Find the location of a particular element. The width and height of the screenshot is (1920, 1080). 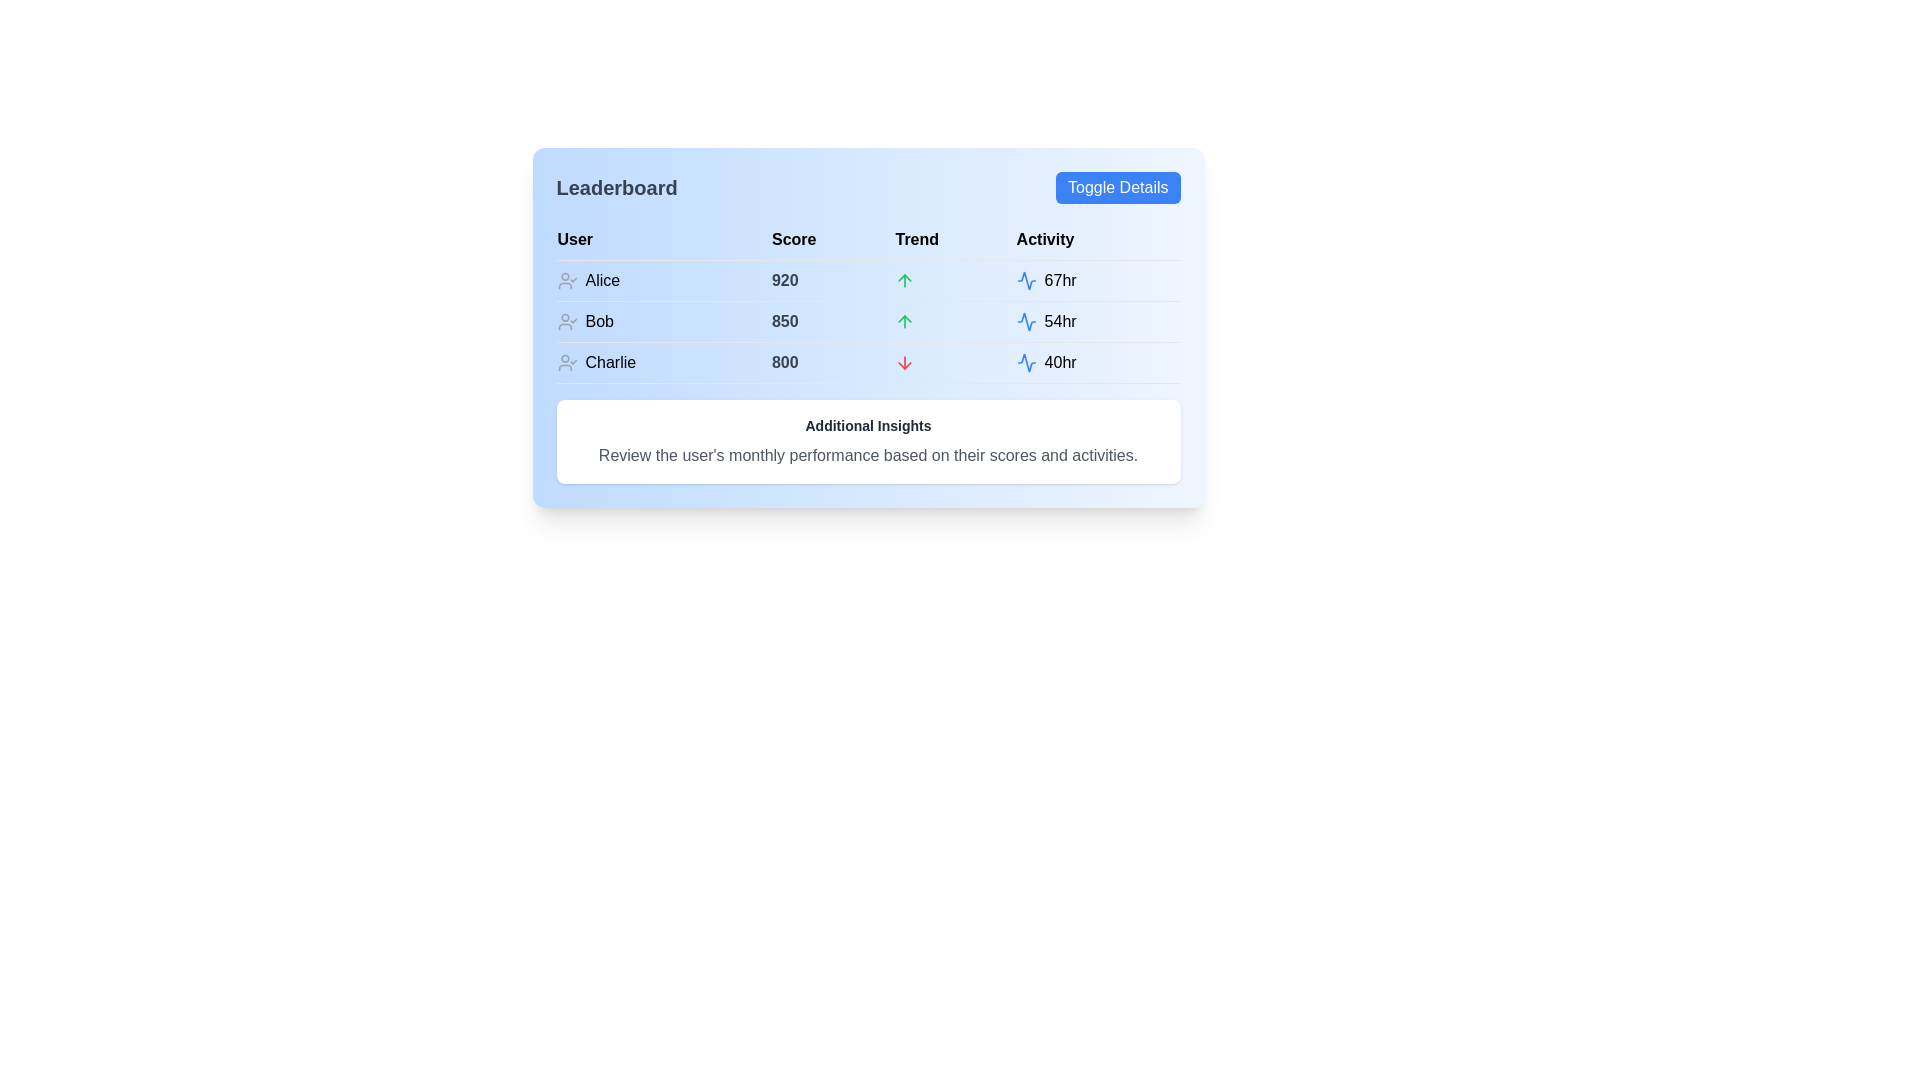

the user confirmation icon with a gray color and checkmark, located next to the name 'Bob' in the leaderboard list is located at coordinates (566, 320).